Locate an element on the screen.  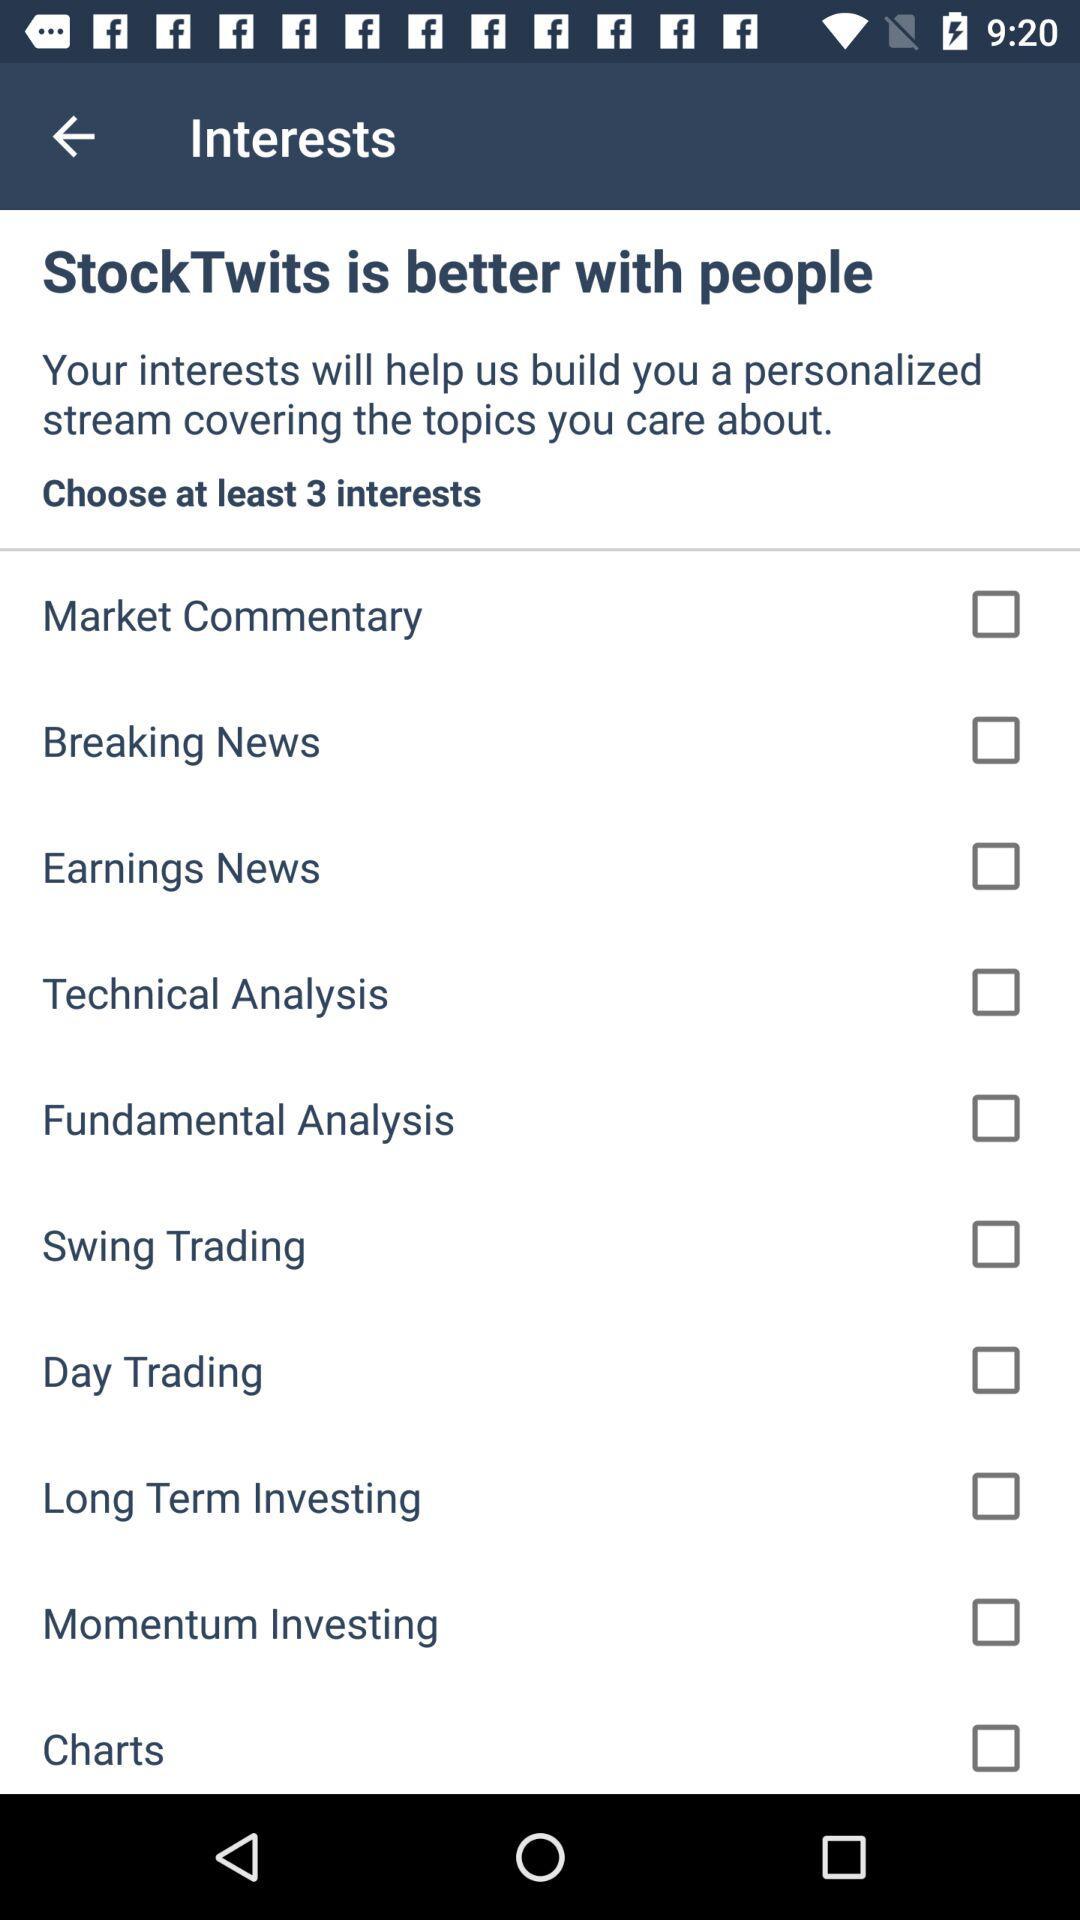
the item to the left of interests is located at coordinates (72, 135).